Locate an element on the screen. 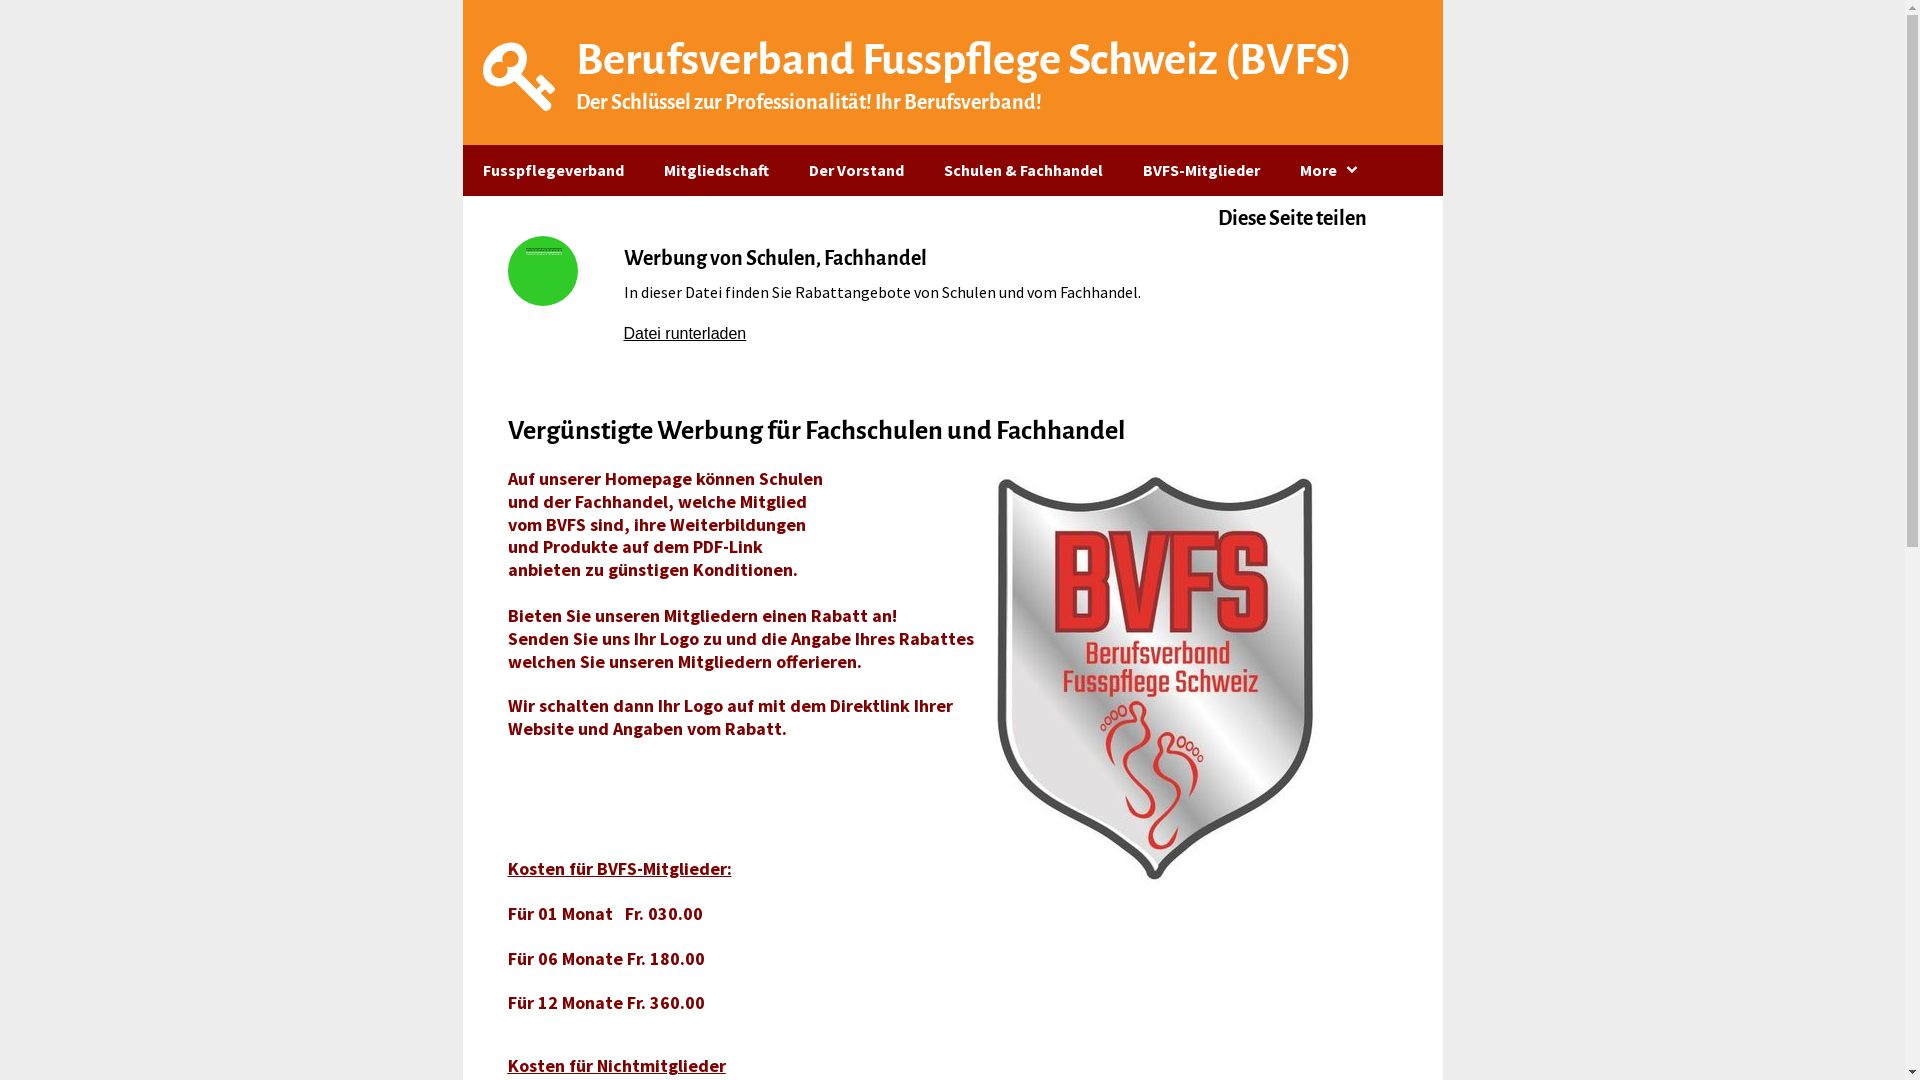 This screenshot has width=1920, height=1080. 'More' is located at coordinates (1330, 169).